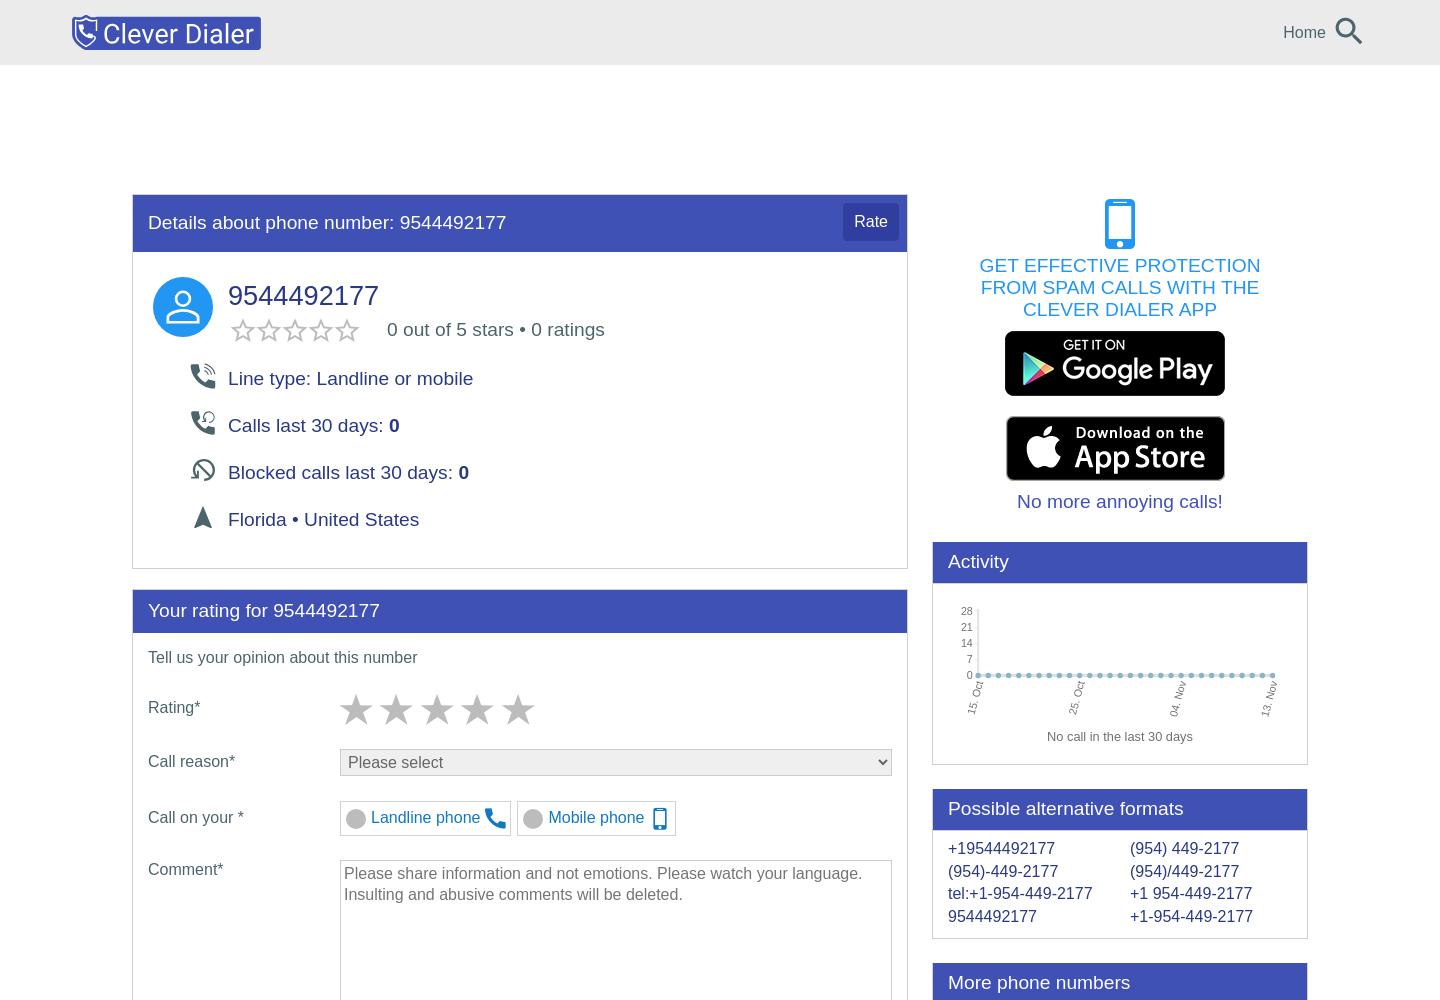 This screenshot has height=1000, width=1440. What do you see at coordinates (1001, 869) in the screenshot?
I see `'(954)-449-2177'` at bounding box center [1001, 869].